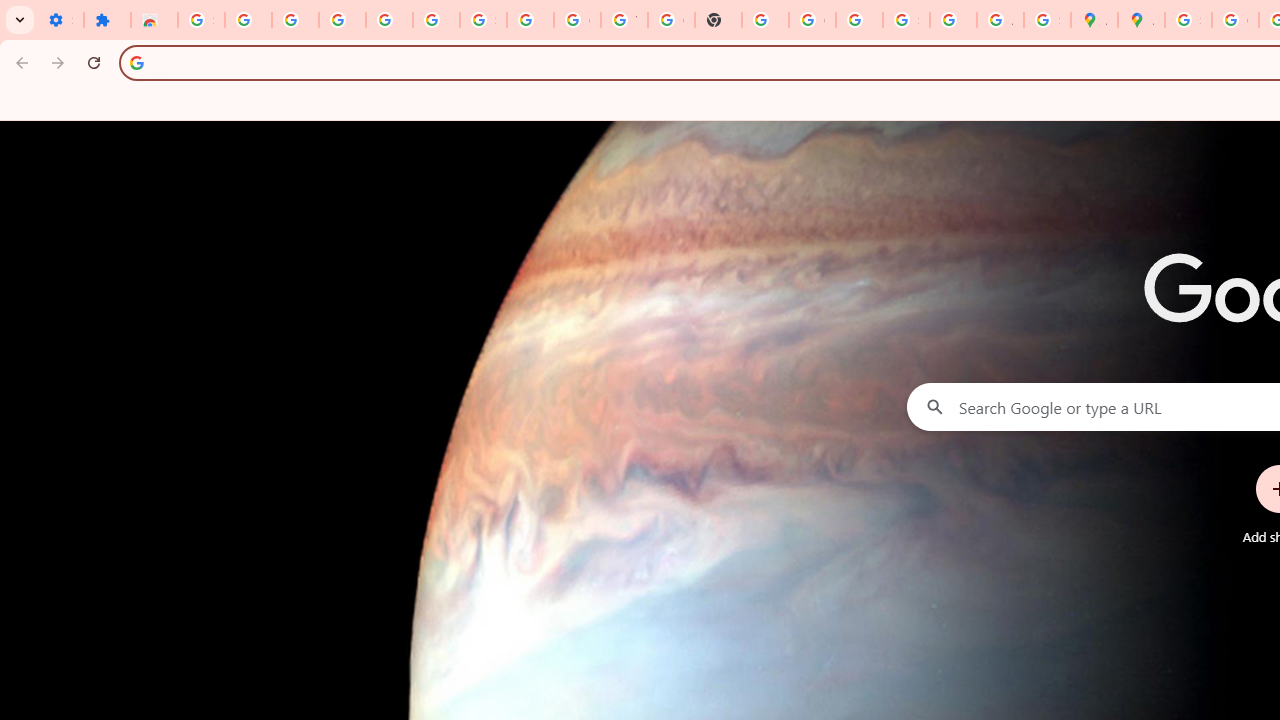 This screenshot has width=1280, height=720. I want to click on 'Settings - On startup', so click(60, 20).